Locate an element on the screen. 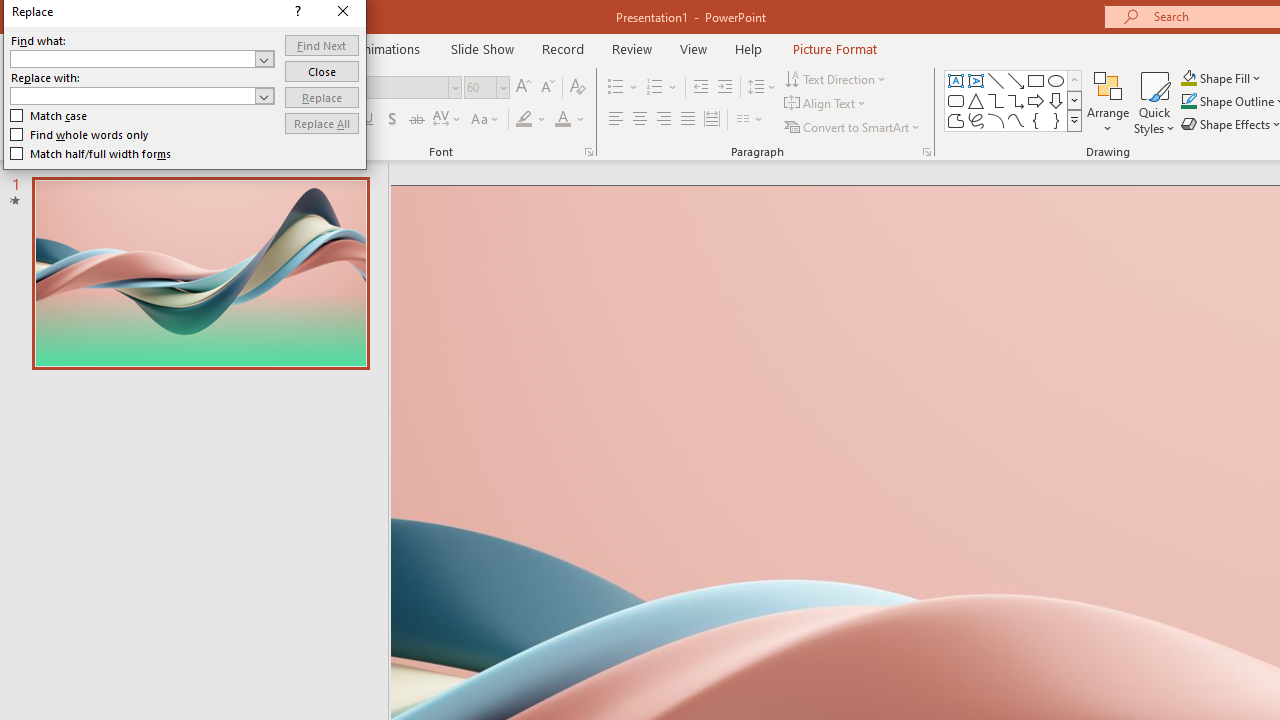 This screenshot has width=1280, height=720. 'Arrange' is located at coordinates (1107, 103).